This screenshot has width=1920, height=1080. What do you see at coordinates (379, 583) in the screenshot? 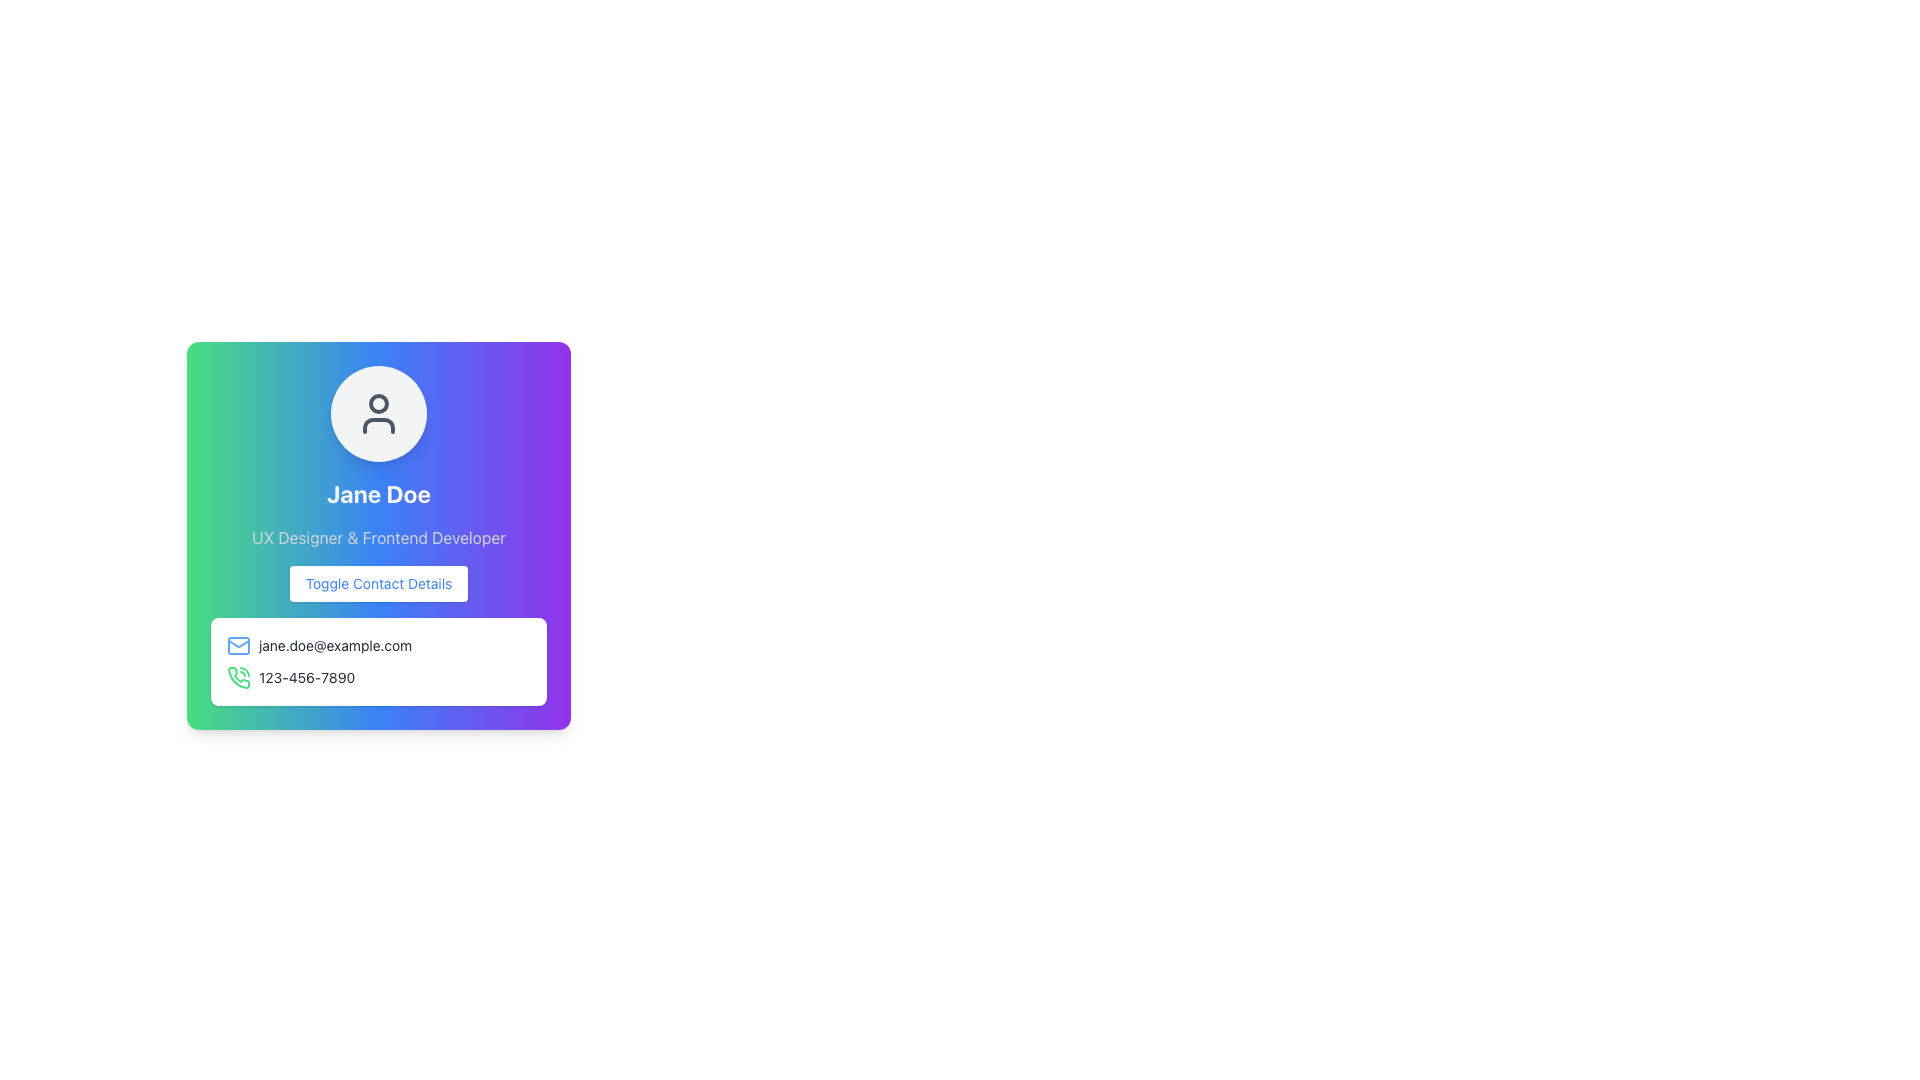
I see `the button with rounded corners that reads 'Toggle Contact Details' to observe the style change` at bounding box center [379, 583].